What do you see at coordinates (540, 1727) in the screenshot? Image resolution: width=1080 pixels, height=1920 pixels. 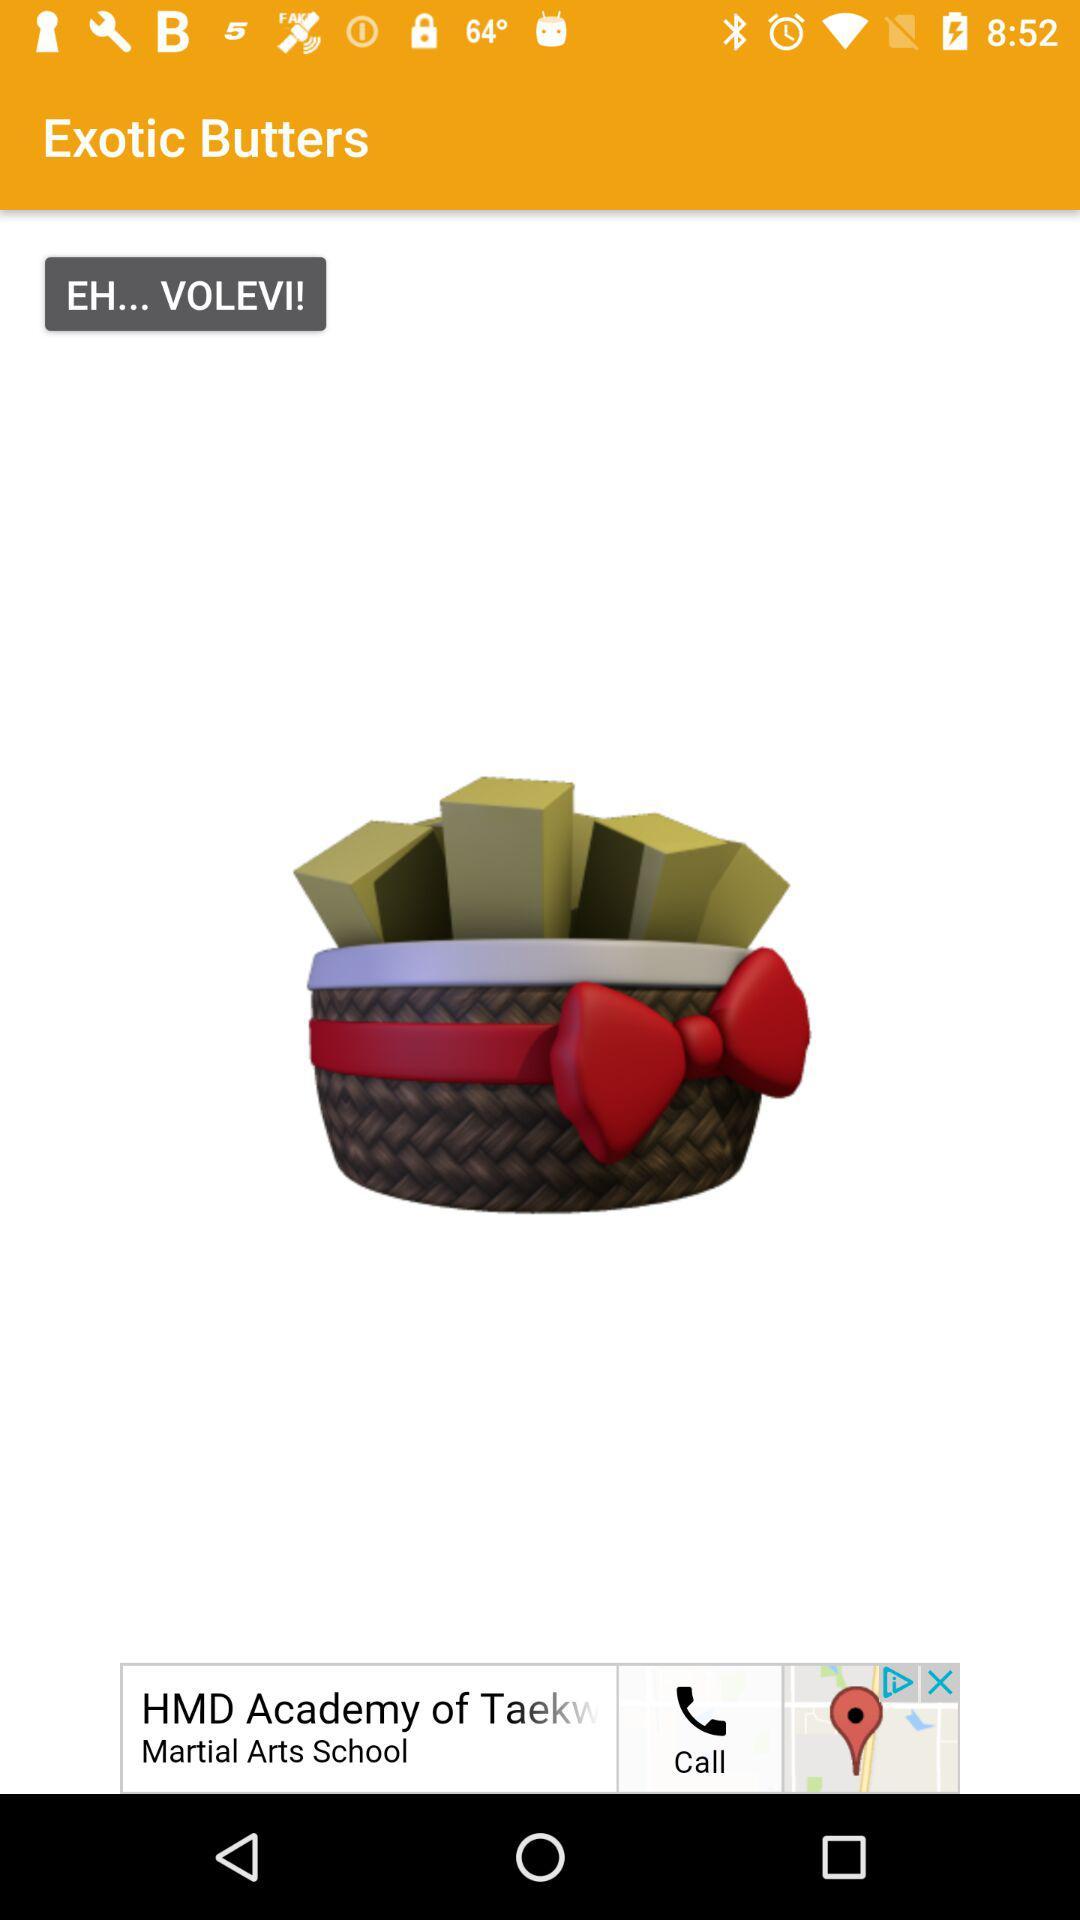 I see `open advertisement` at bounding box center [540, 1727].